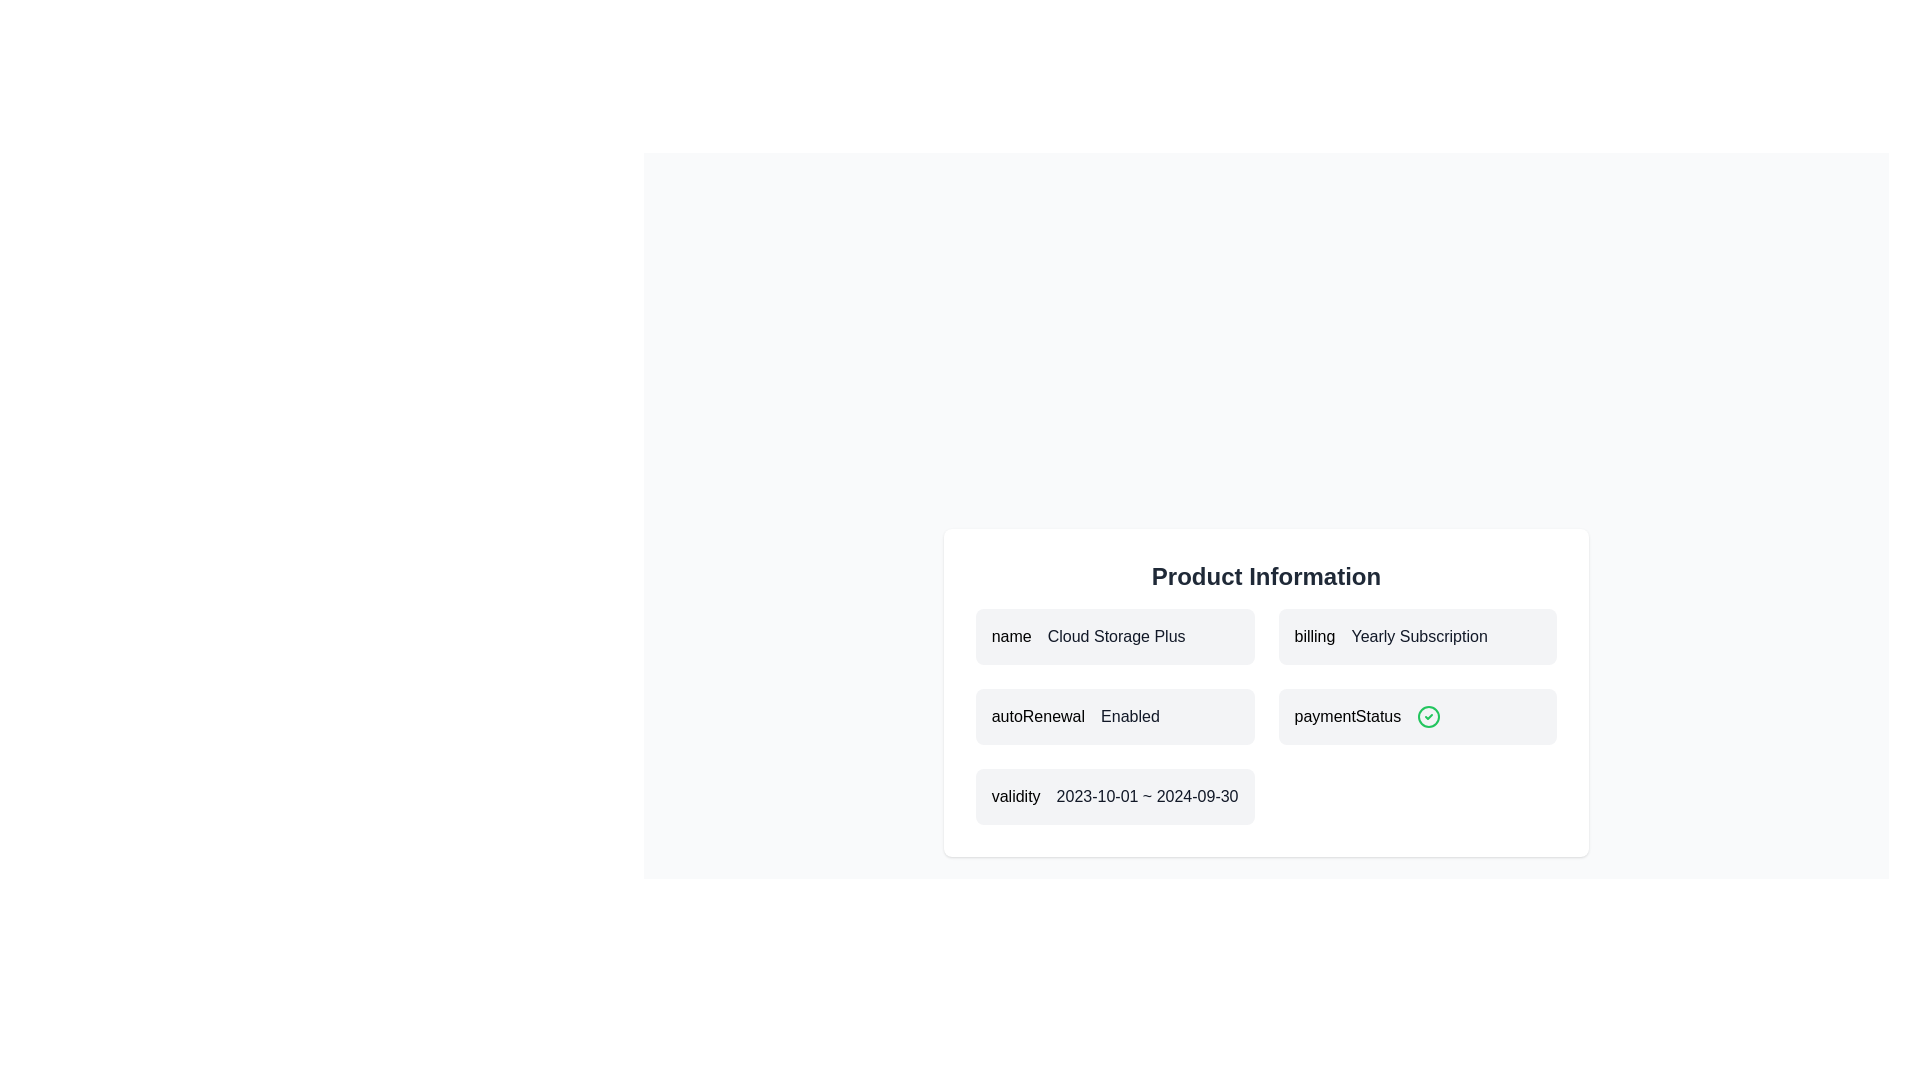 Image resolution: width=1920 pixels, height=1080 pixels. Describe the element at coordinates (1428, 716) in the screenshot. I see `the Status indicator icon (SVG) that signifies a positive payment status, located to the right of the 'paymentStatus' label in the bottom-right corner of the 'Product Information' section` at that location.